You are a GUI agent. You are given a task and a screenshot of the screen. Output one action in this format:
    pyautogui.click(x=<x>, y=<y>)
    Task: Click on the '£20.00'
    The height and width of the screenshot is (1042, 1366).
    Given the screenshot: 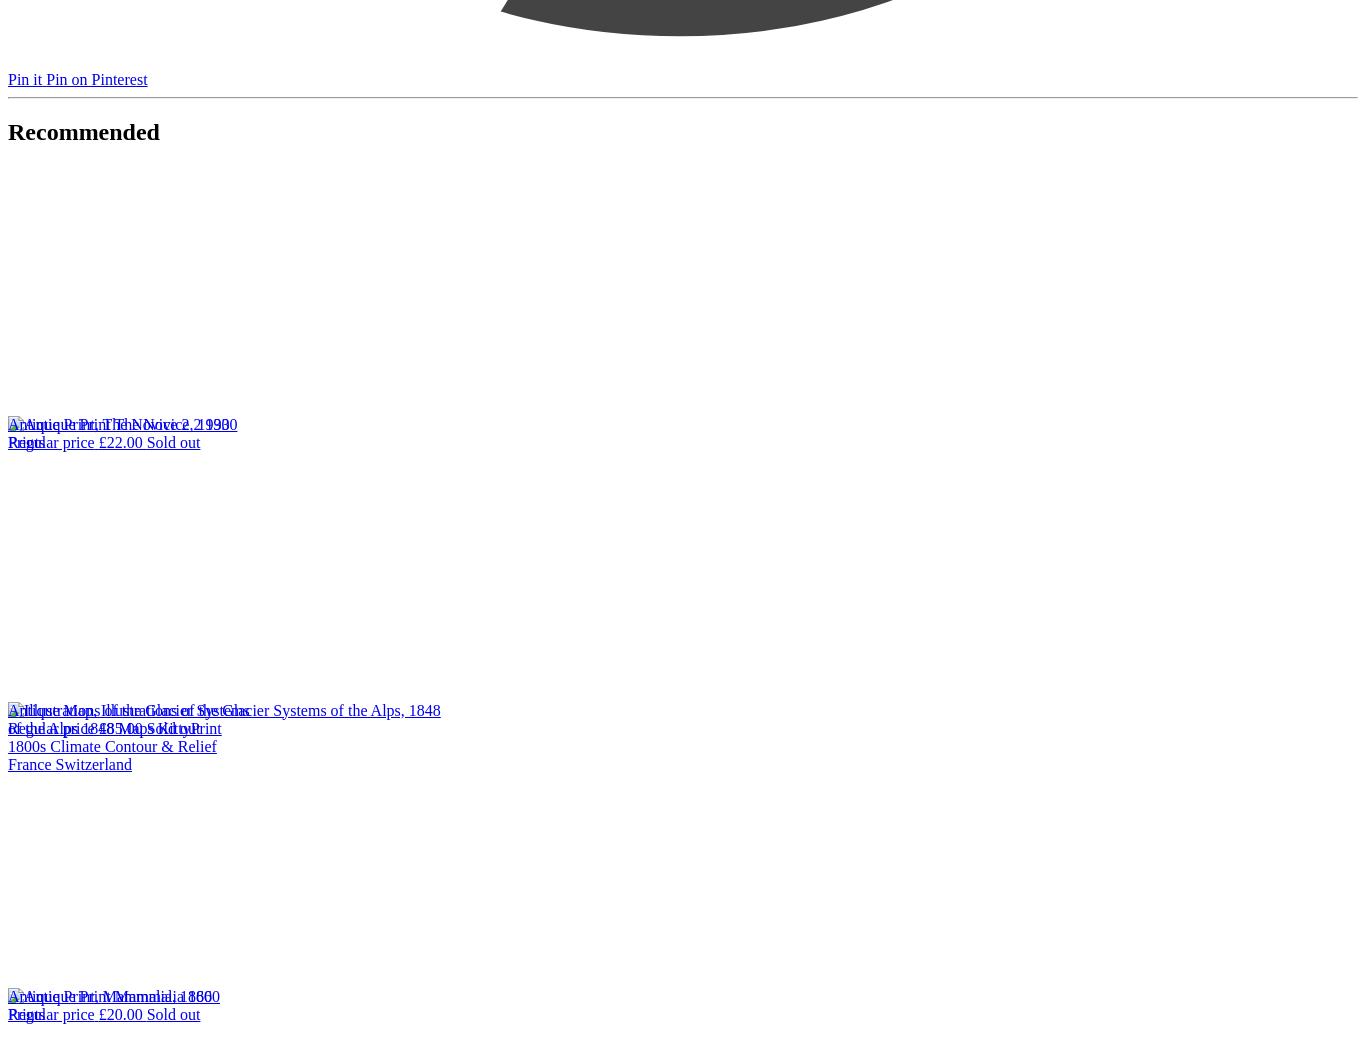 What is the action you would take?
    pyautogui.click(x=120, y=1013)
    